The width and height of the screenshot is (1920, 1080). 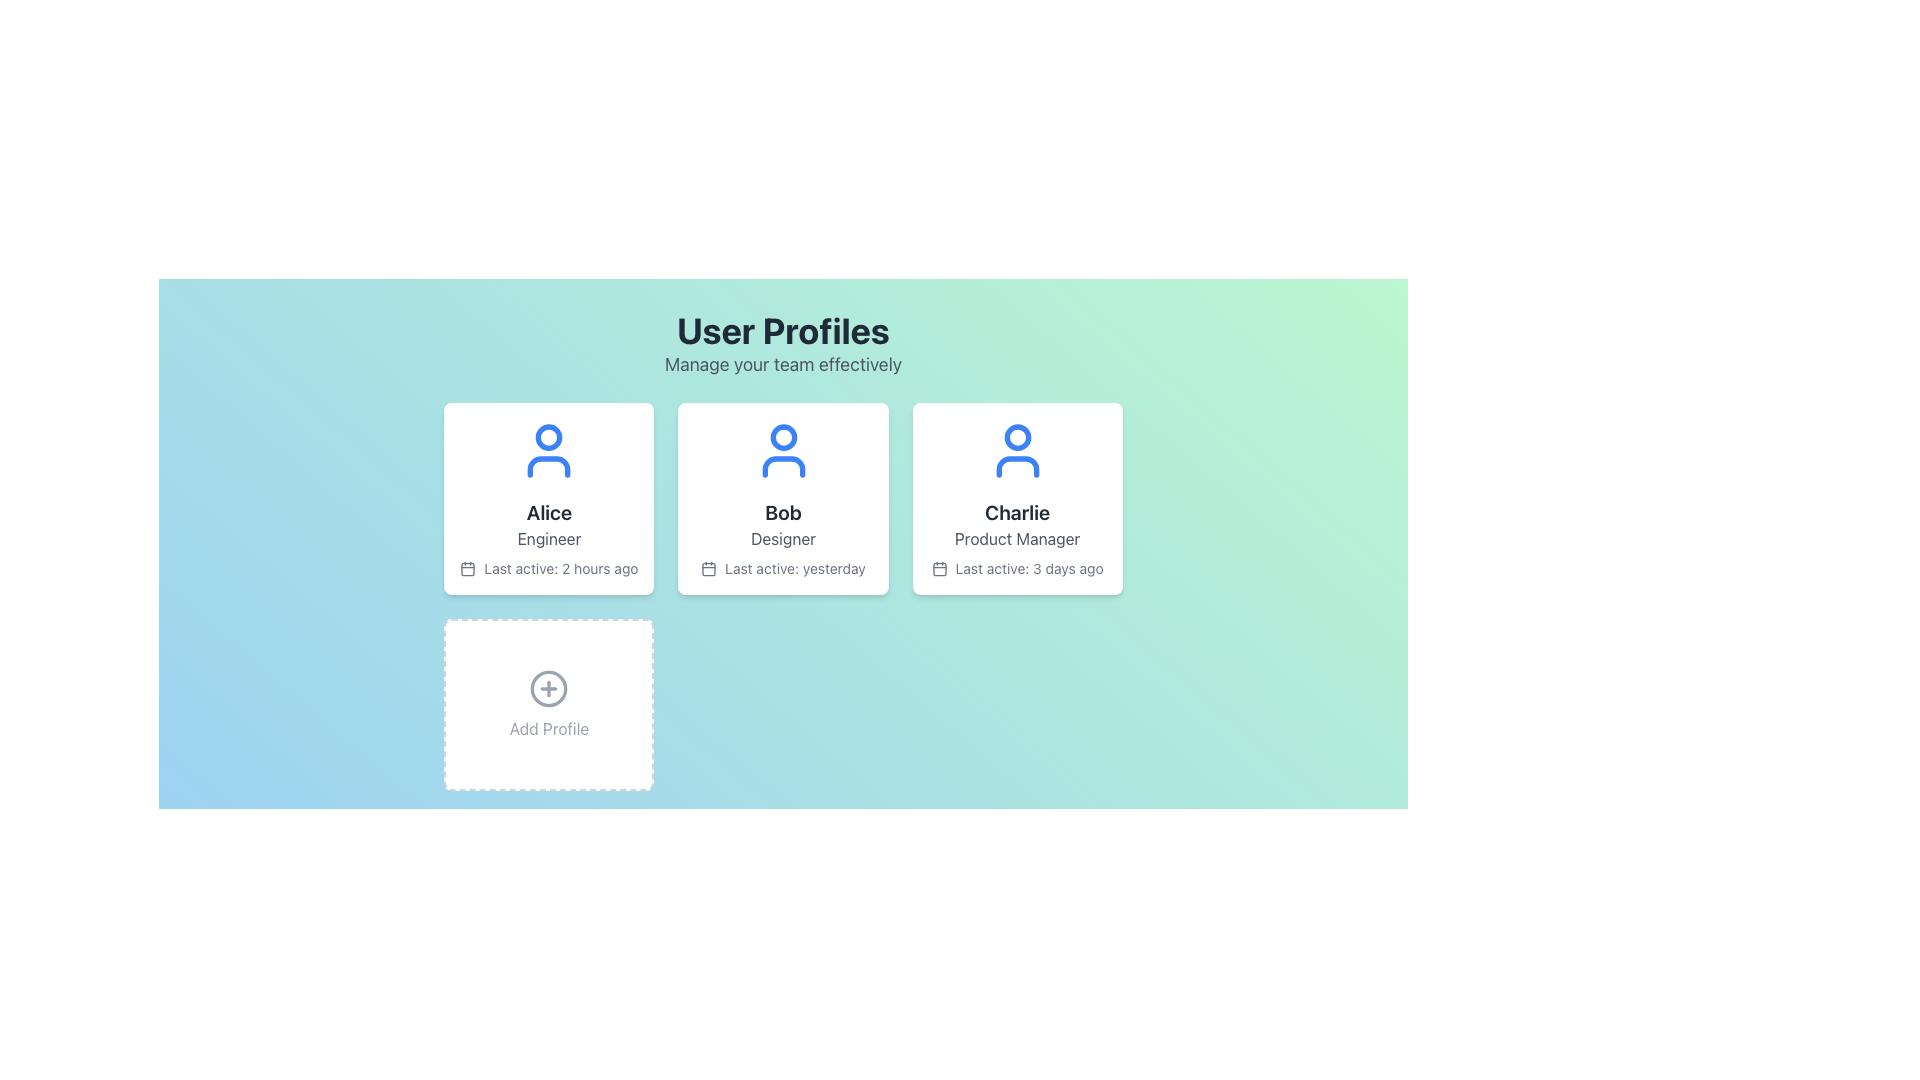 I want to click on the job role text label in the user profile card, so click(x=549, y=538).